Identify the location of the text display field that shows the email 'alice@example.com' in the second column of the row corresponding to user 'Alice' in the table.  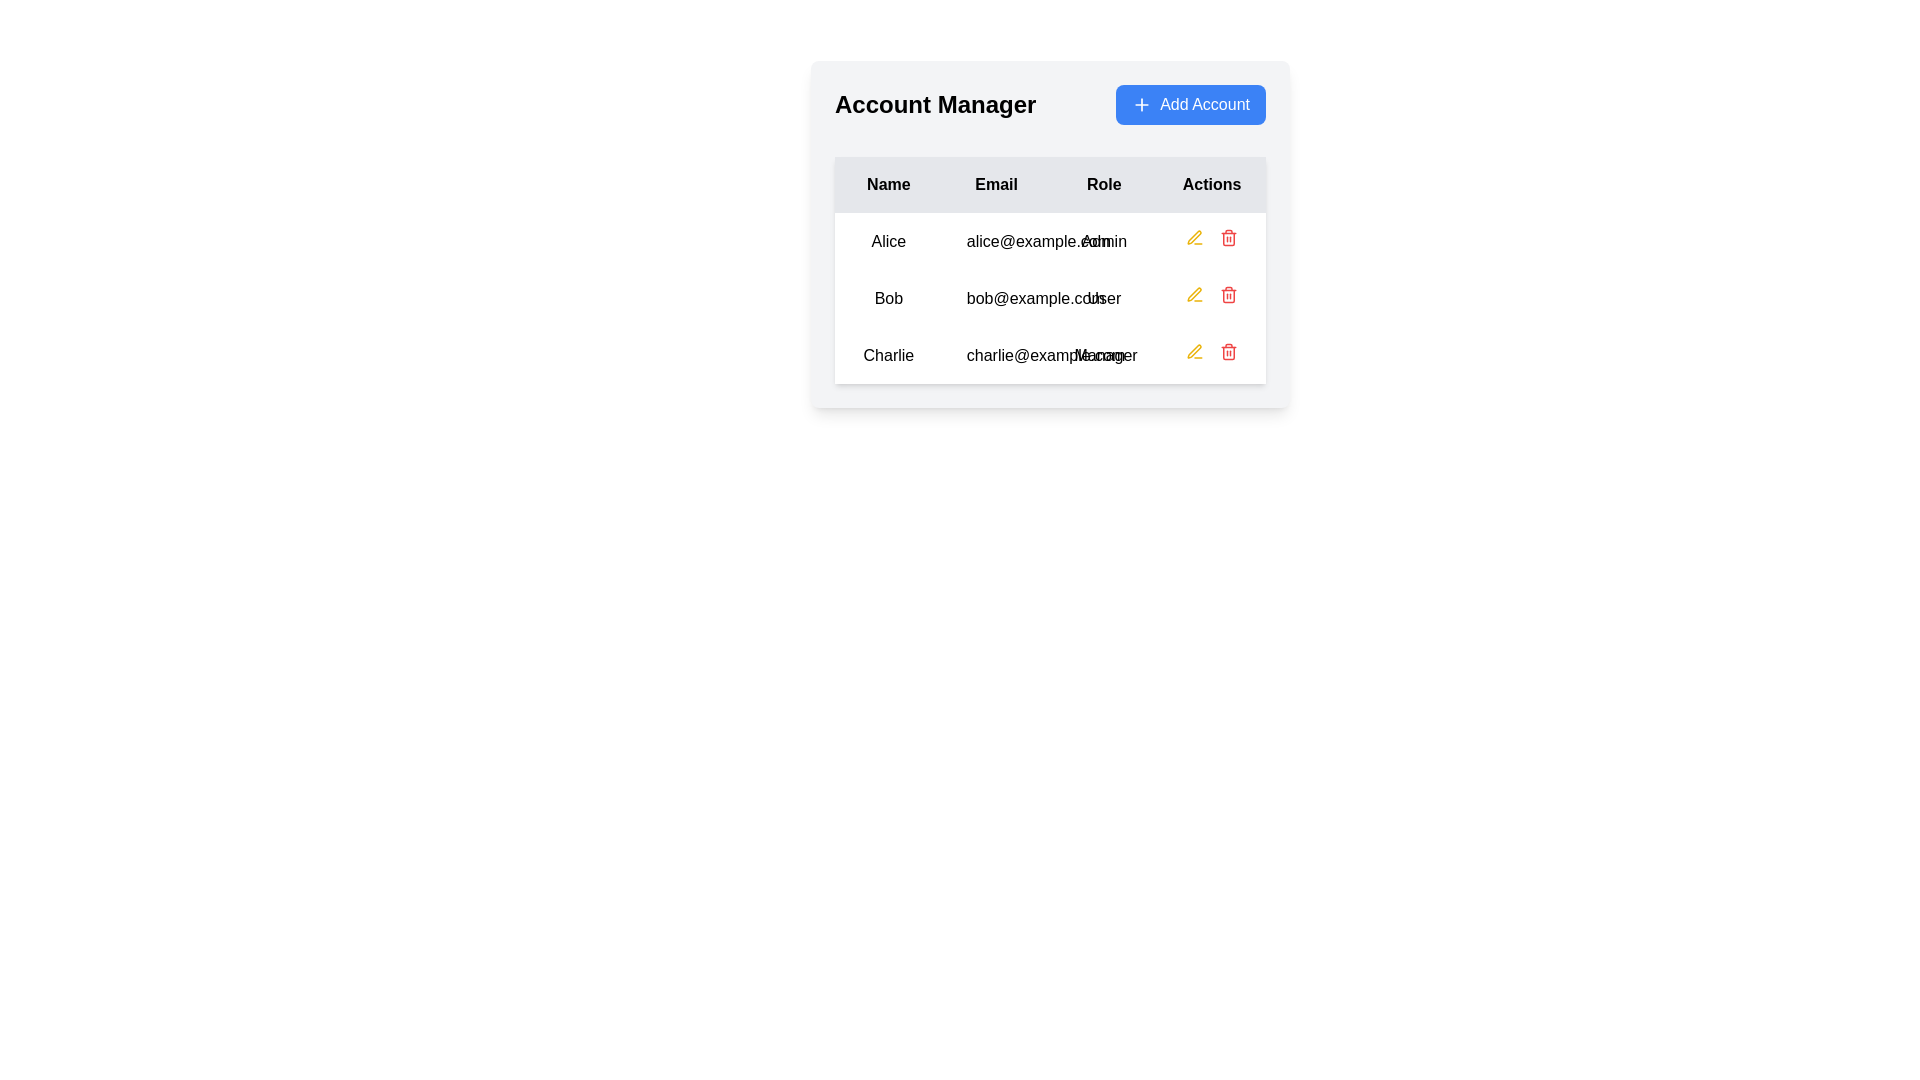
(996, 240).